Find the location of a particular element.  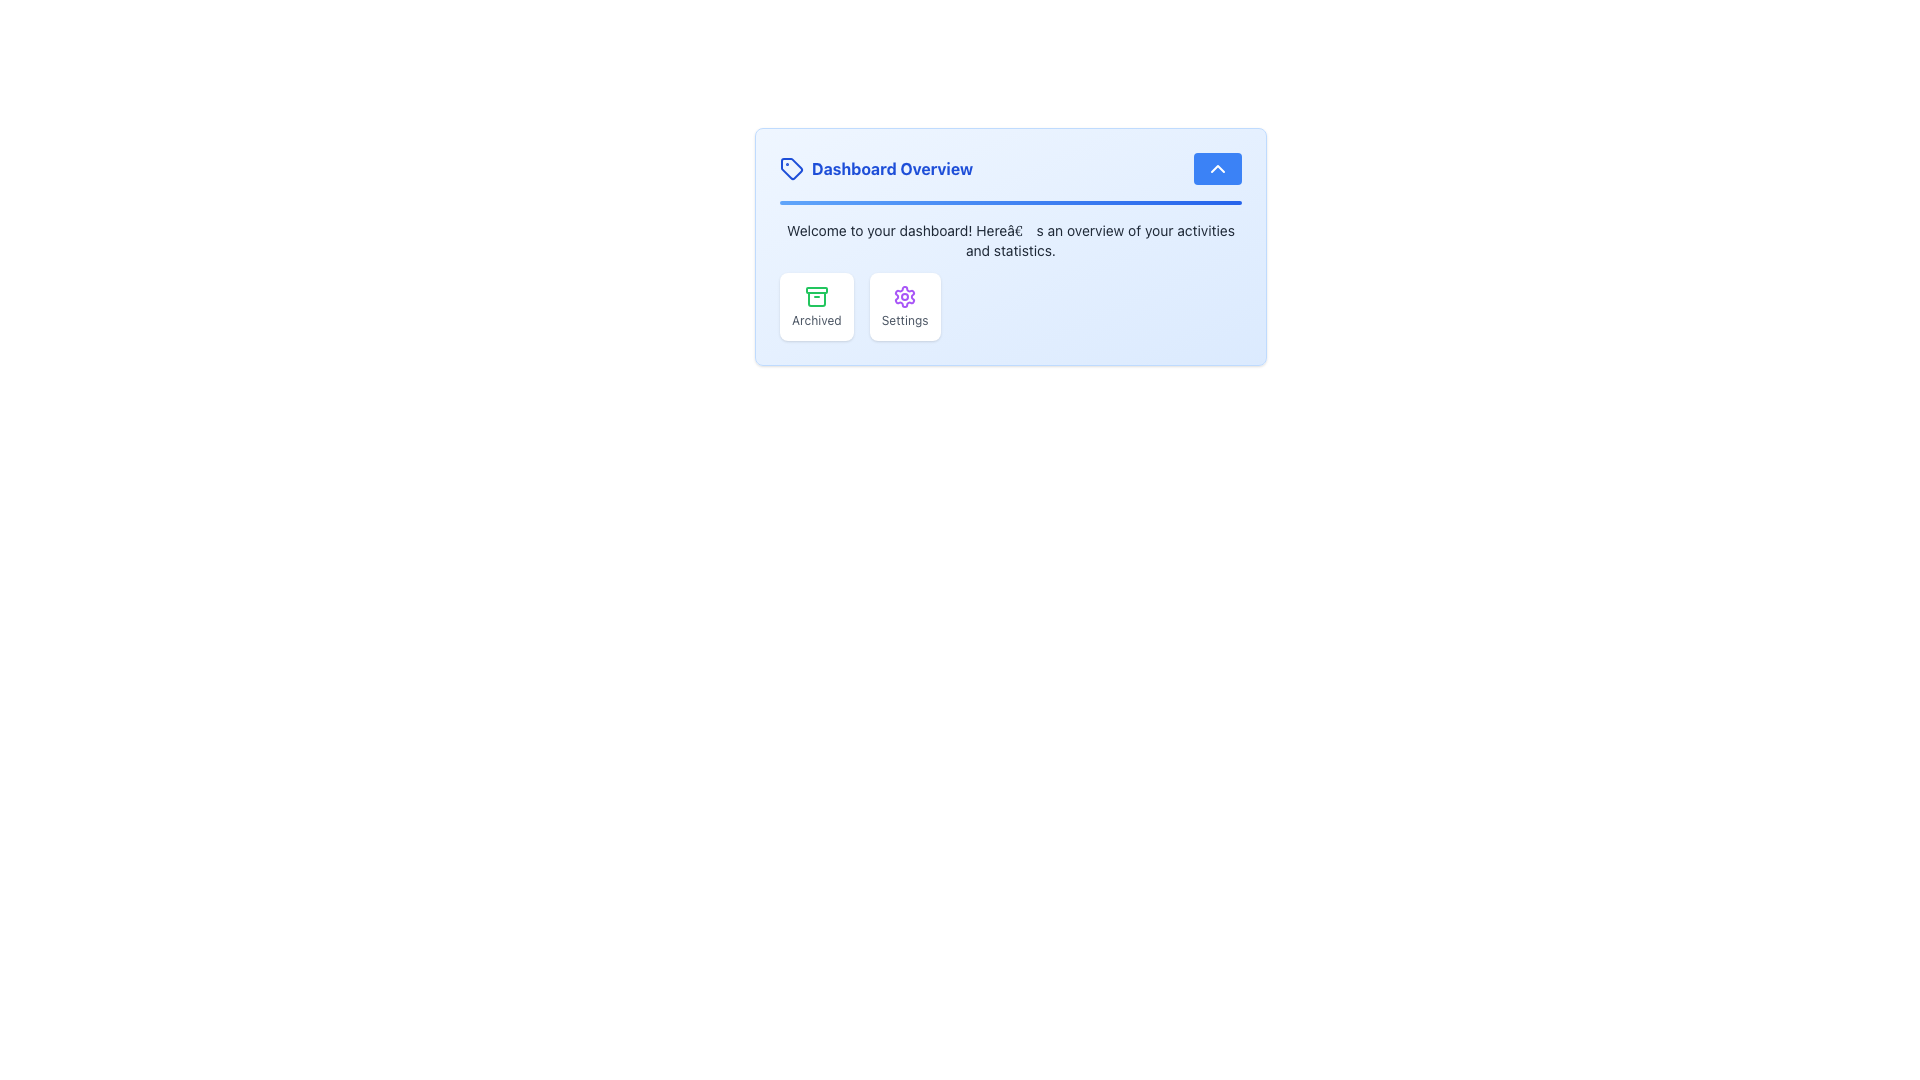

the settings icon is located at coordinates (904, 297).